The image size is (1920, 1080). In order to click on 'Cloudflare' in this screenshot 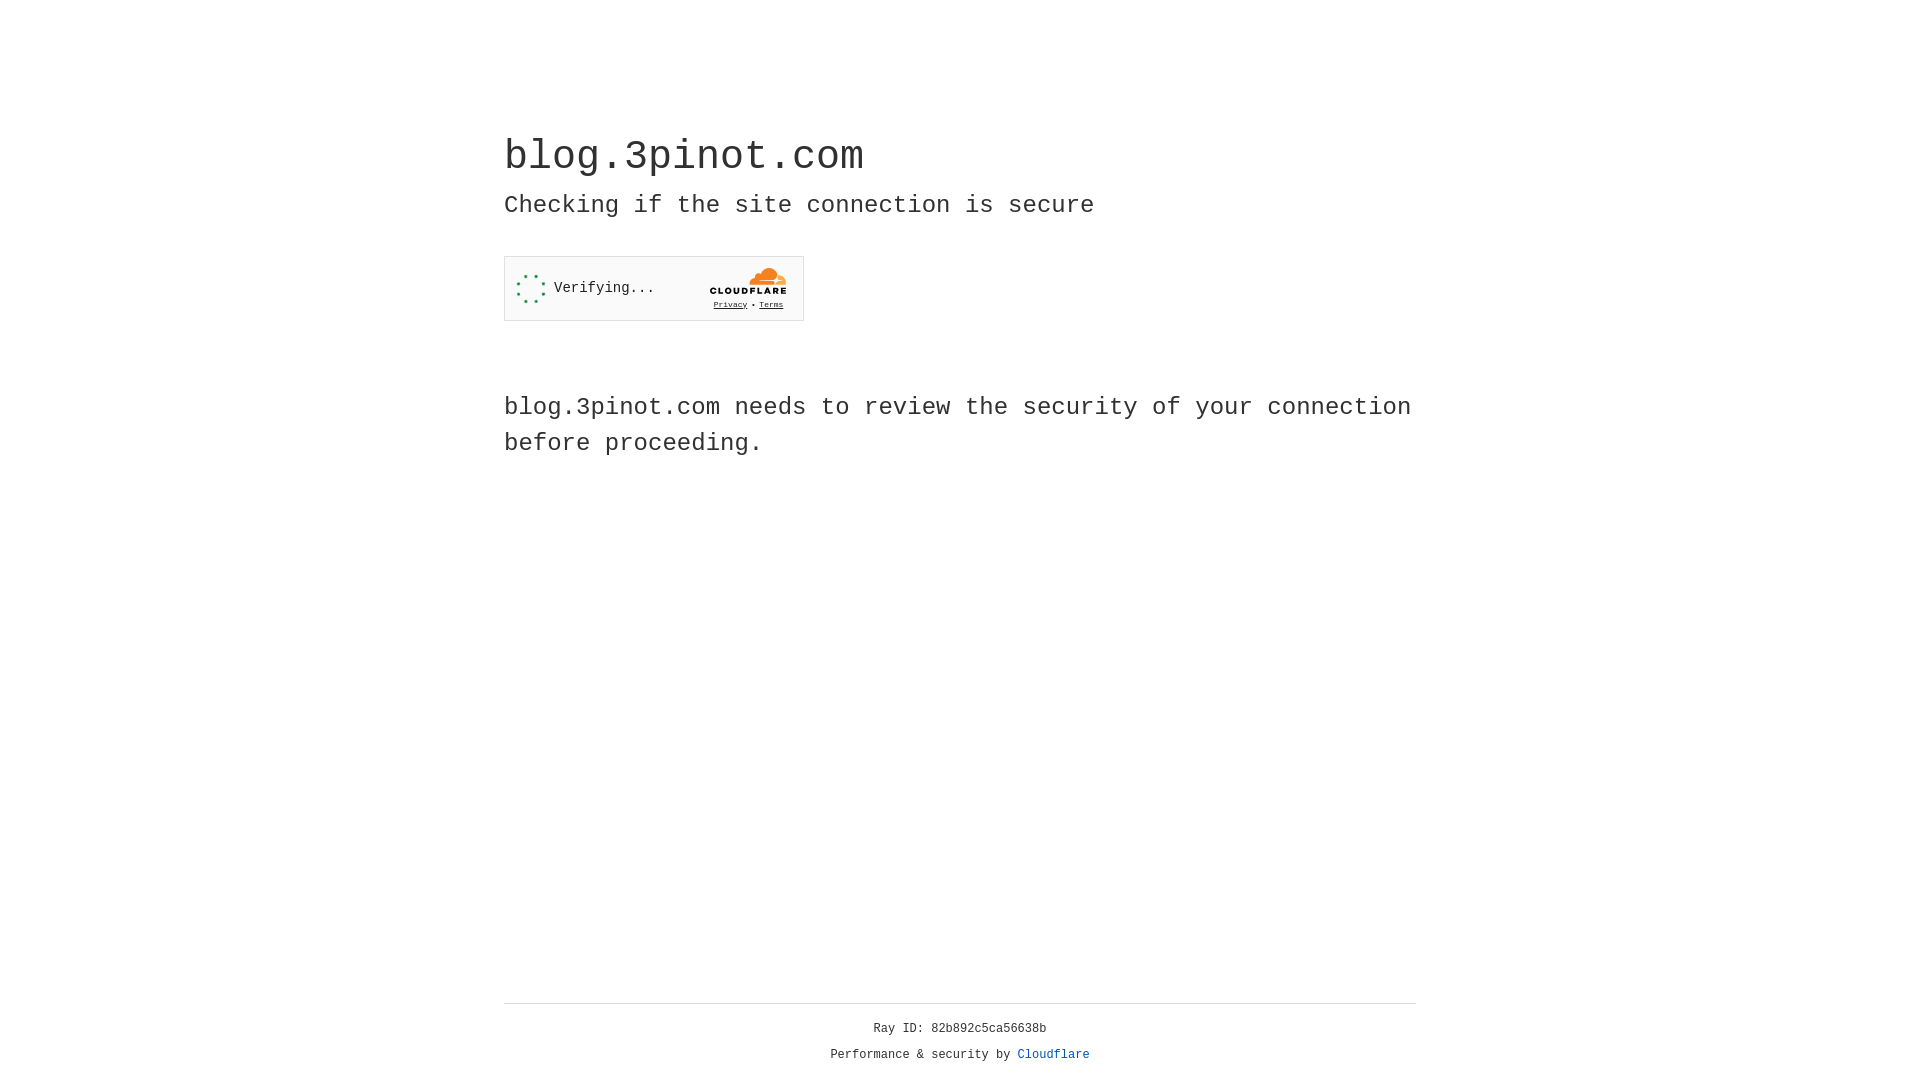, I will do `click(1053, 1054)`.